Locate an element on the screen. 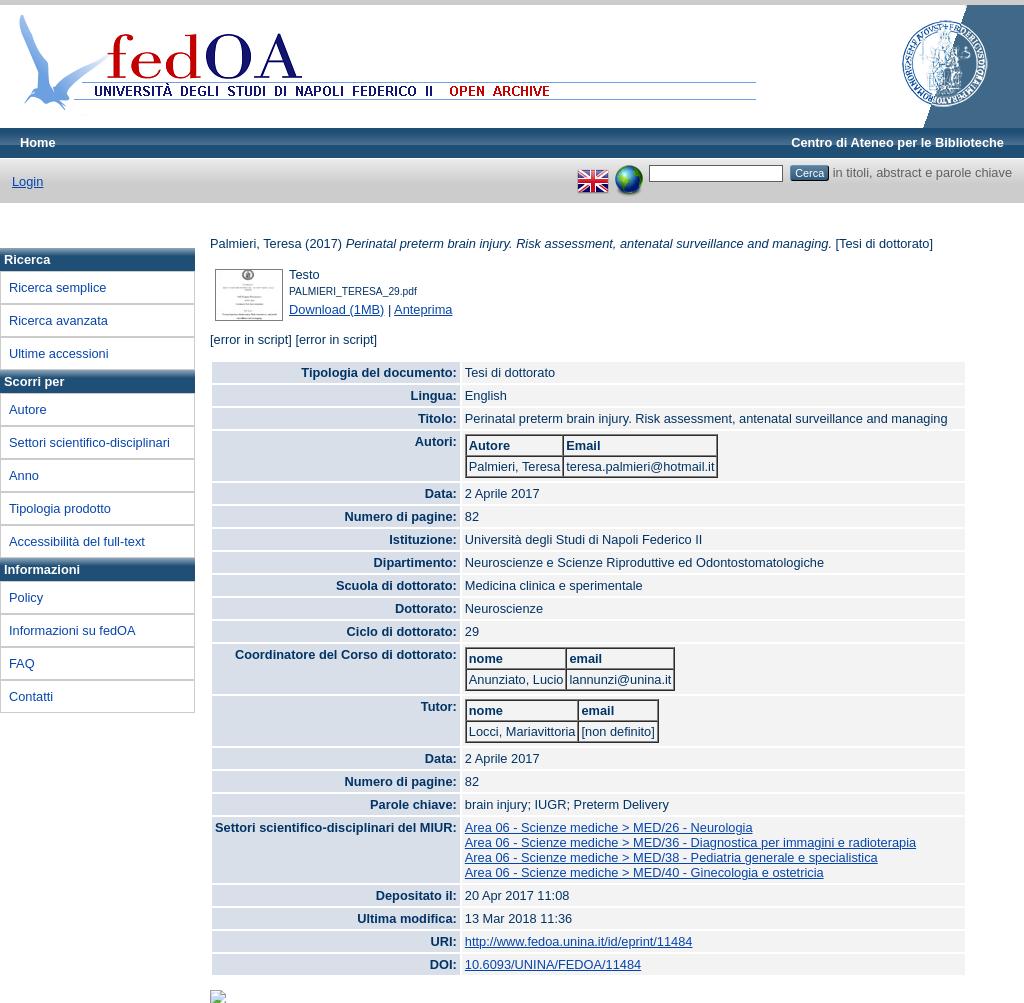 The image size is (1024, 1003). 'Anteprima' is located at coordinates (422, 307).